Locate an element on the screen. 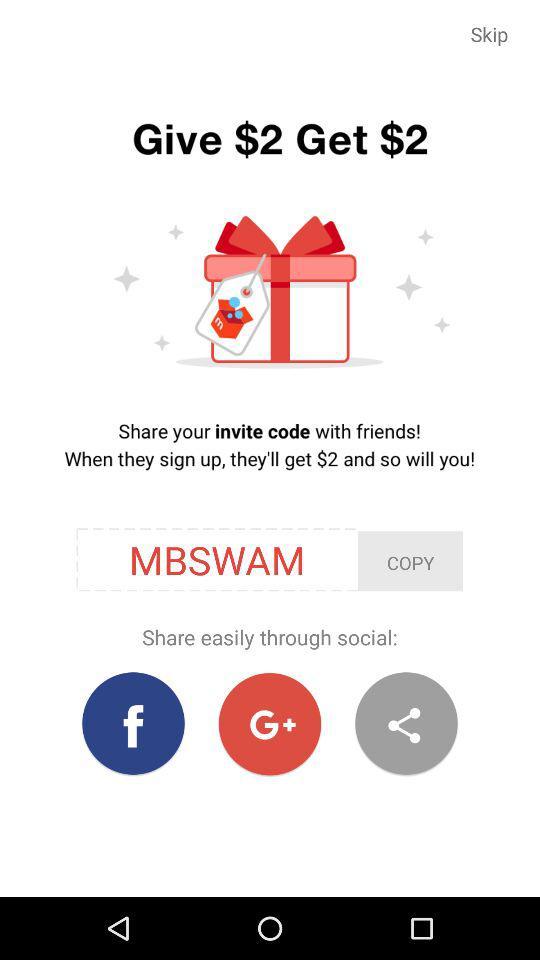 This screenshot has width=540, height=960. the icon at the bottom left corner is located at coordinates (133, 723).